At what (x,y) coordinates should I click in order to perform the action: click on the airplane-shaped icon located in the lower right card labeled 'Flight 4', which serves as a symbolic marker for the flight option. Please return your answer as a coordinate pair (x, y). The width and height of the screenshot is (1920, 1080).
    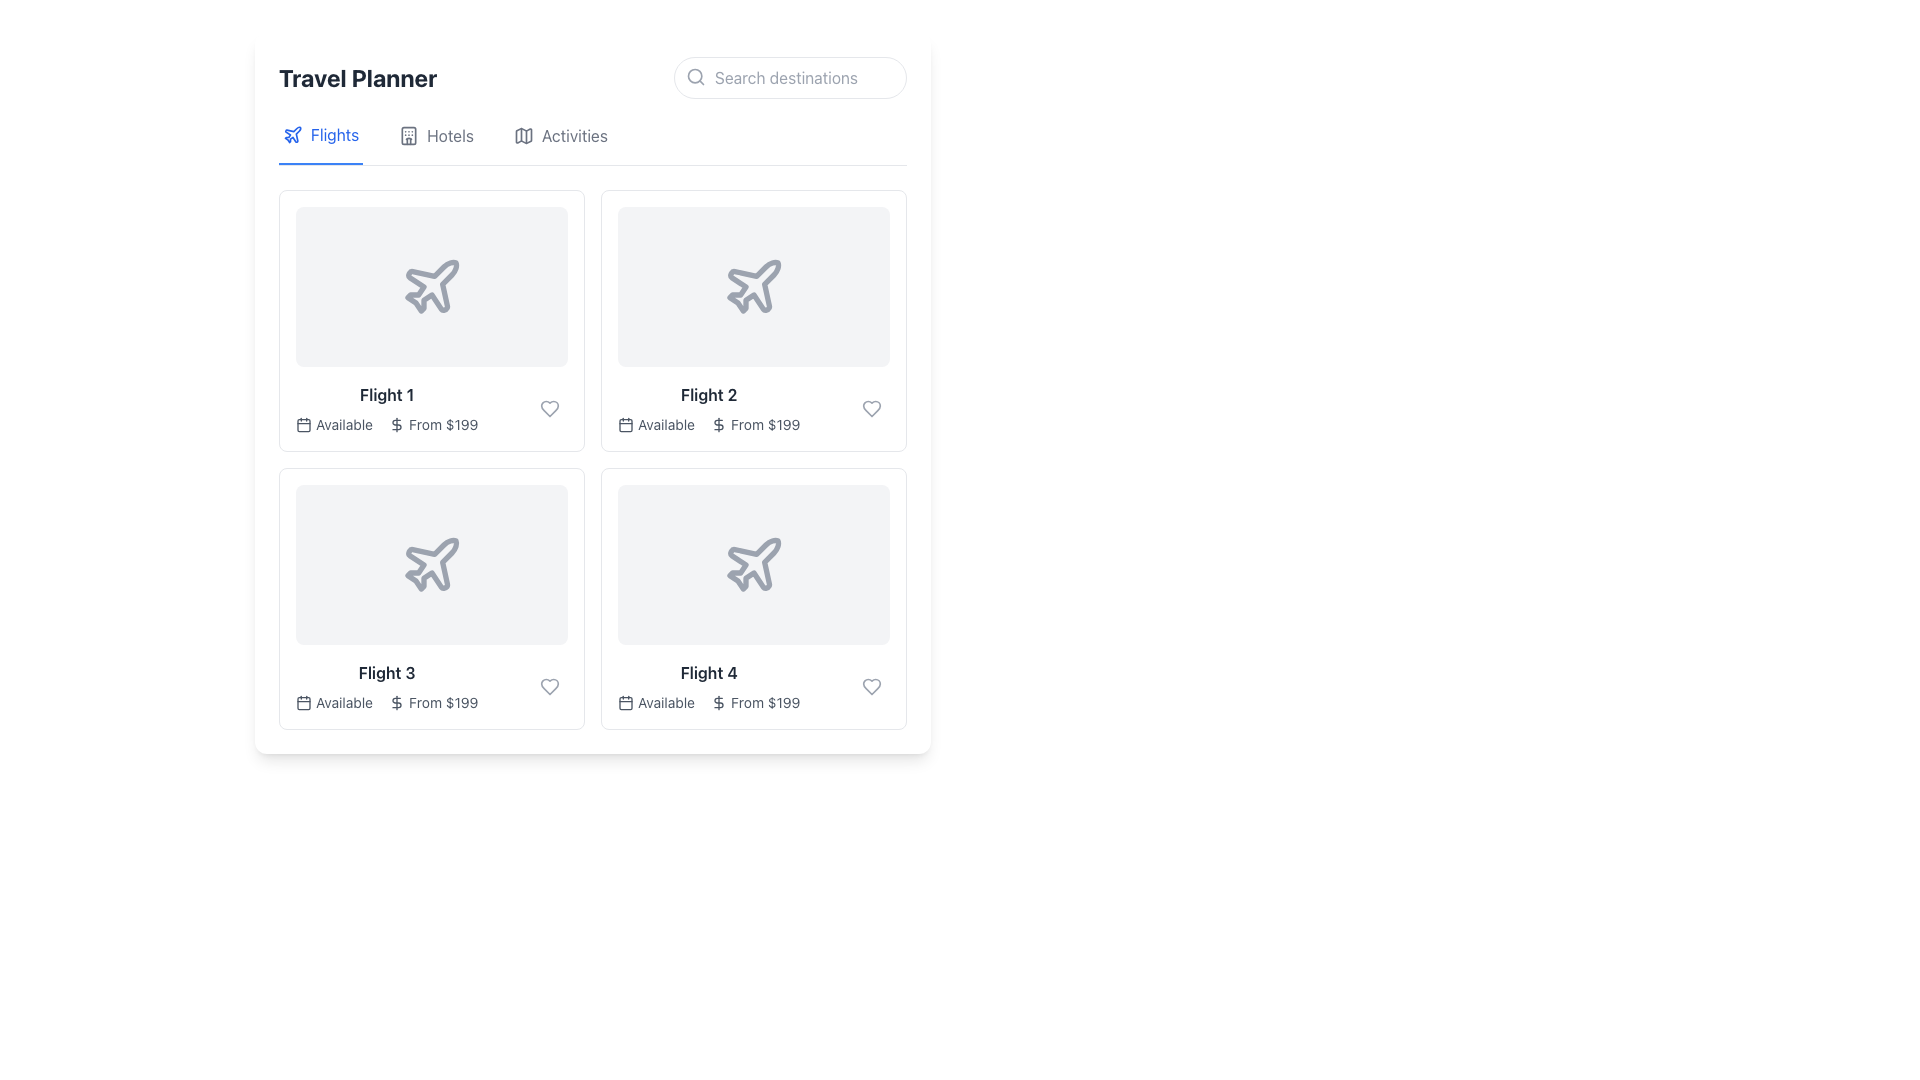
    Looking at the image, I should click on (753, 564).